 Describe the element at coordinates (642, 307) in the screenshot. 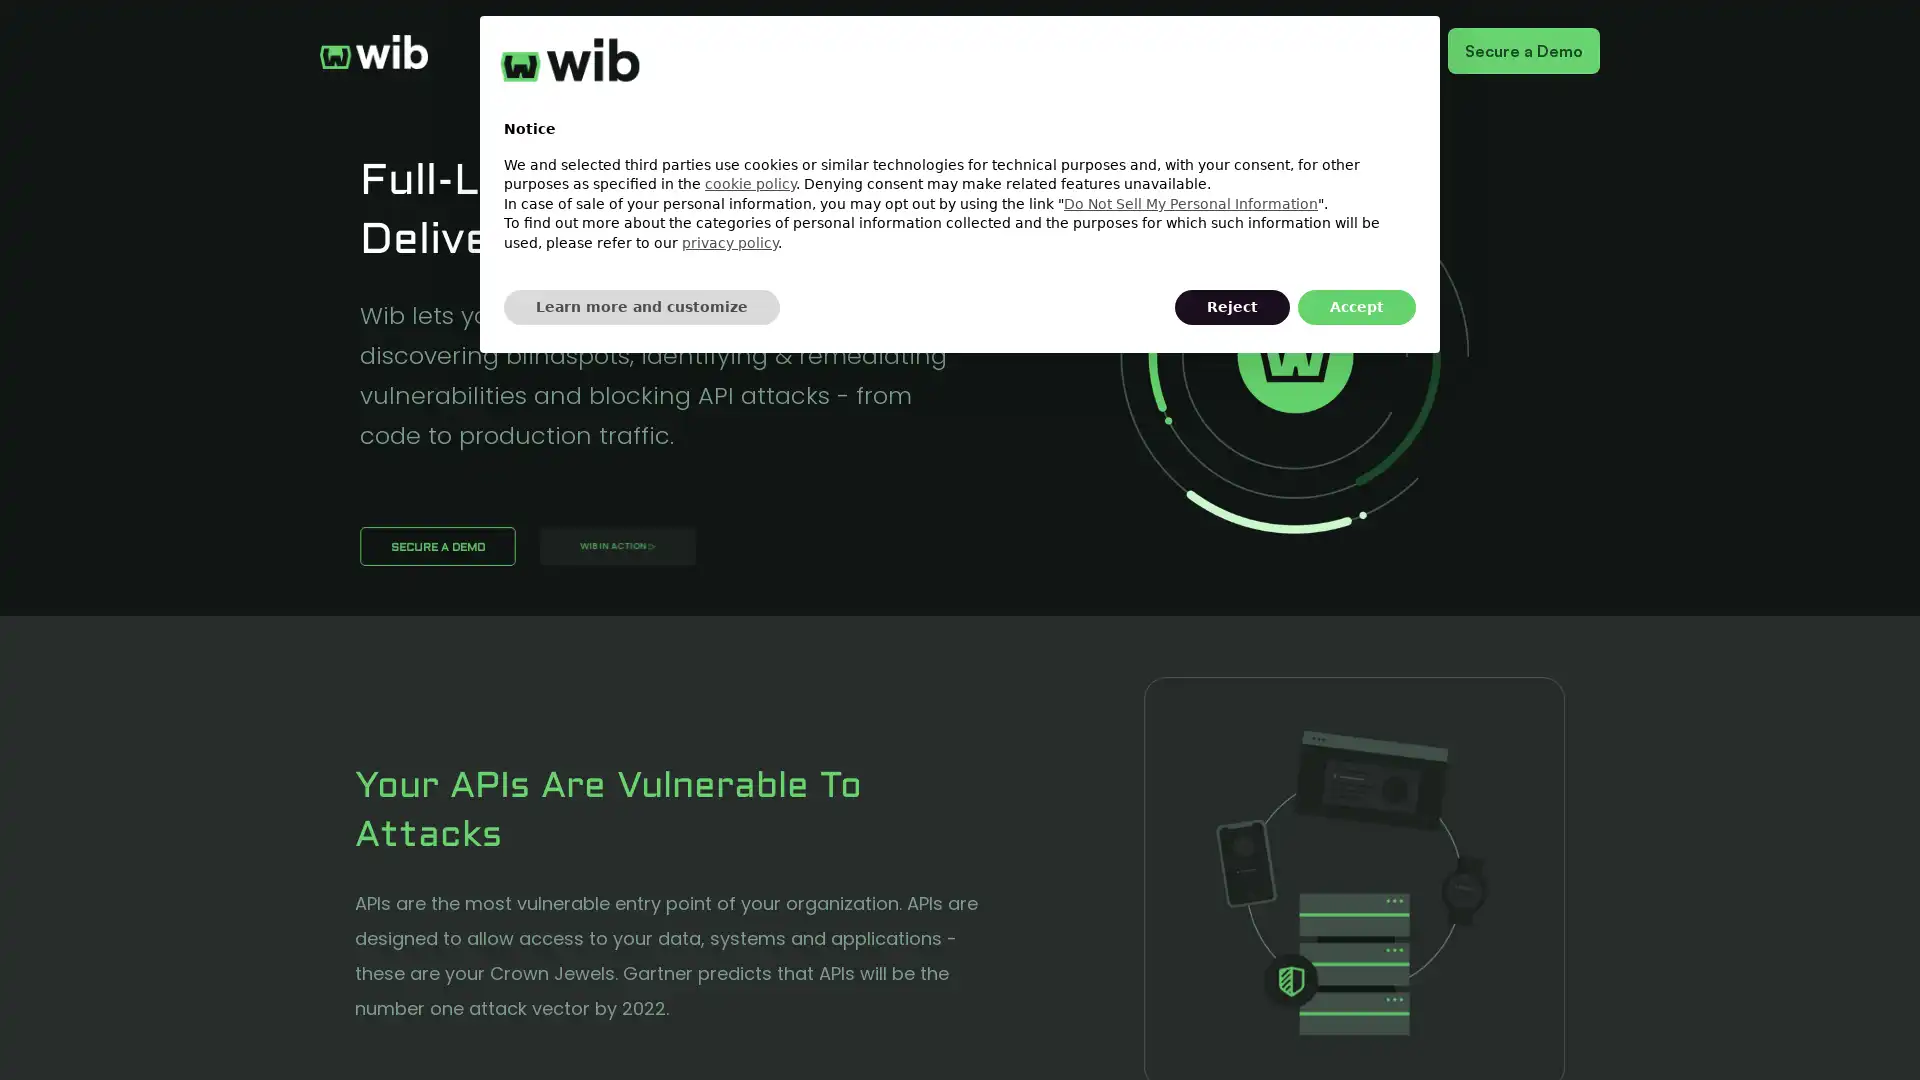

I see `Learn more and customize` at that location.